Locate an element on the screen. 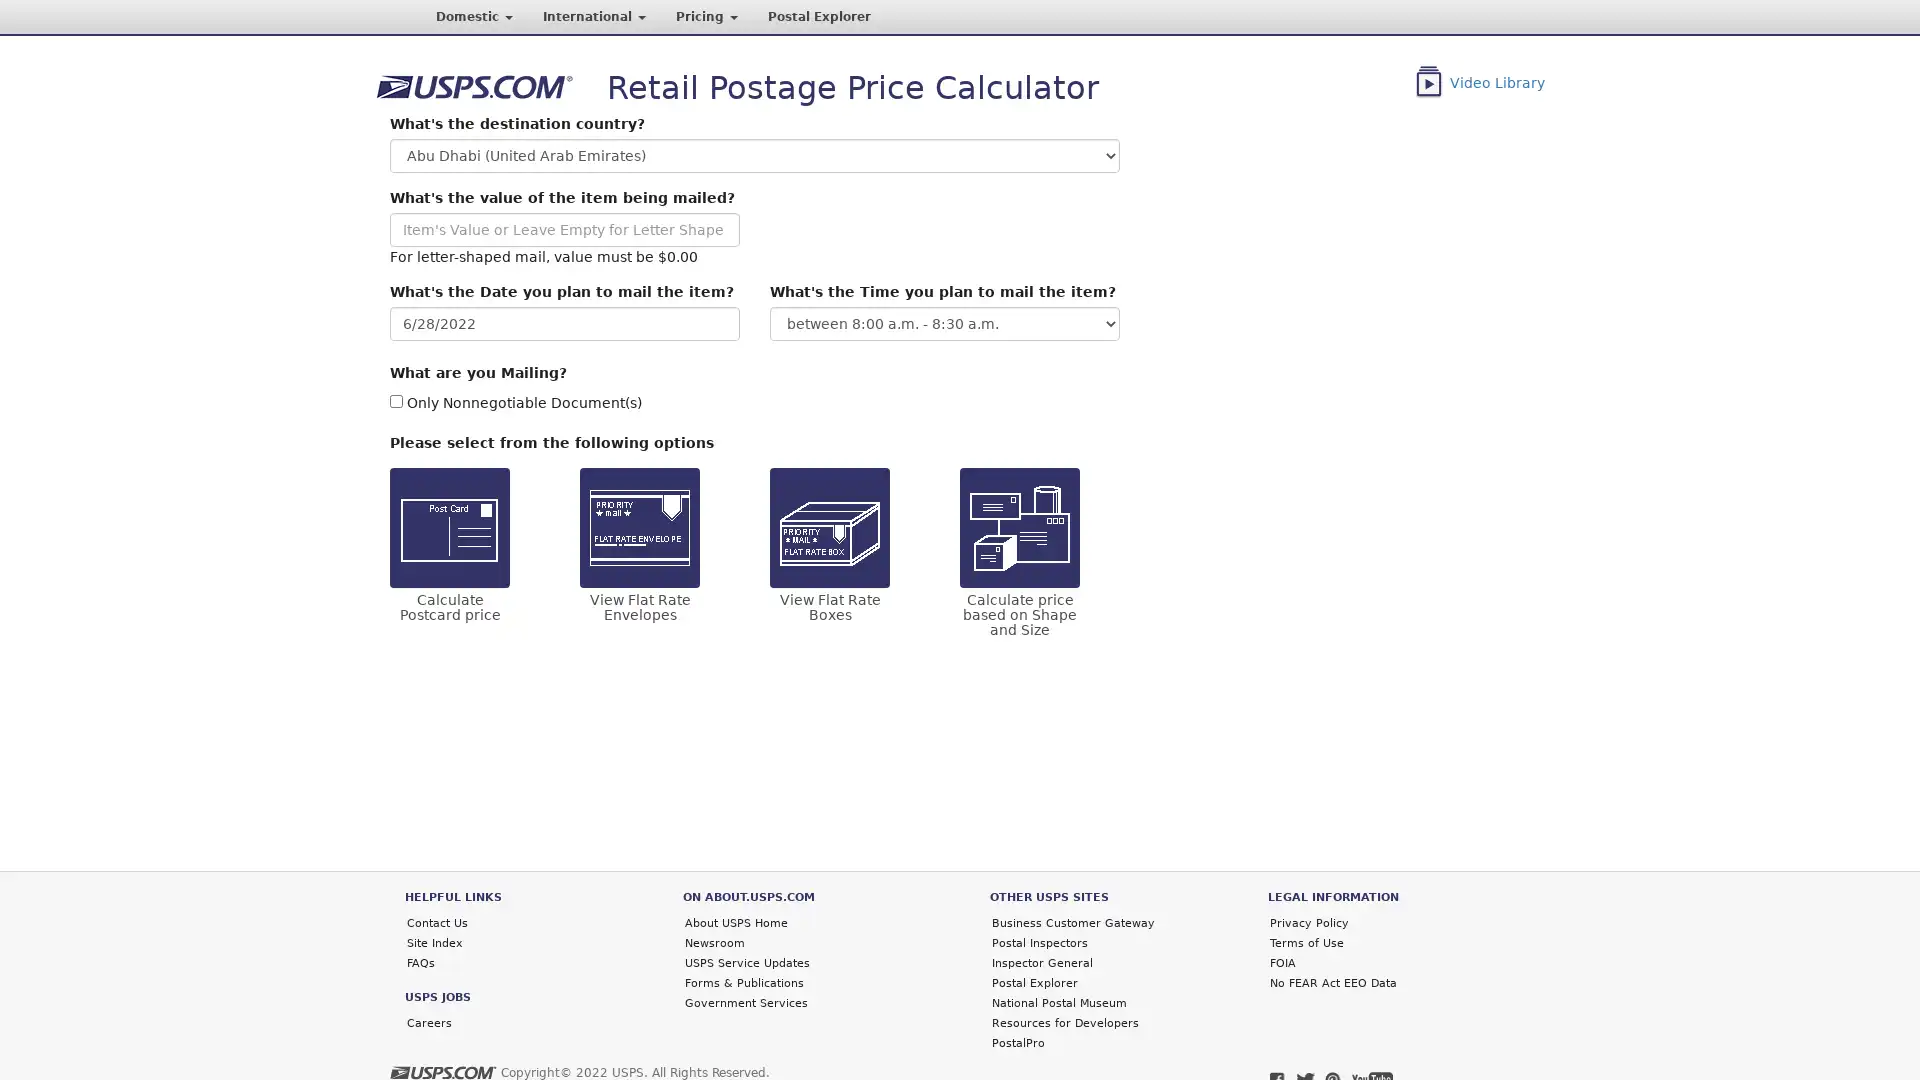  View Flat Rate Envelopes is located at coordinates (638, 527).